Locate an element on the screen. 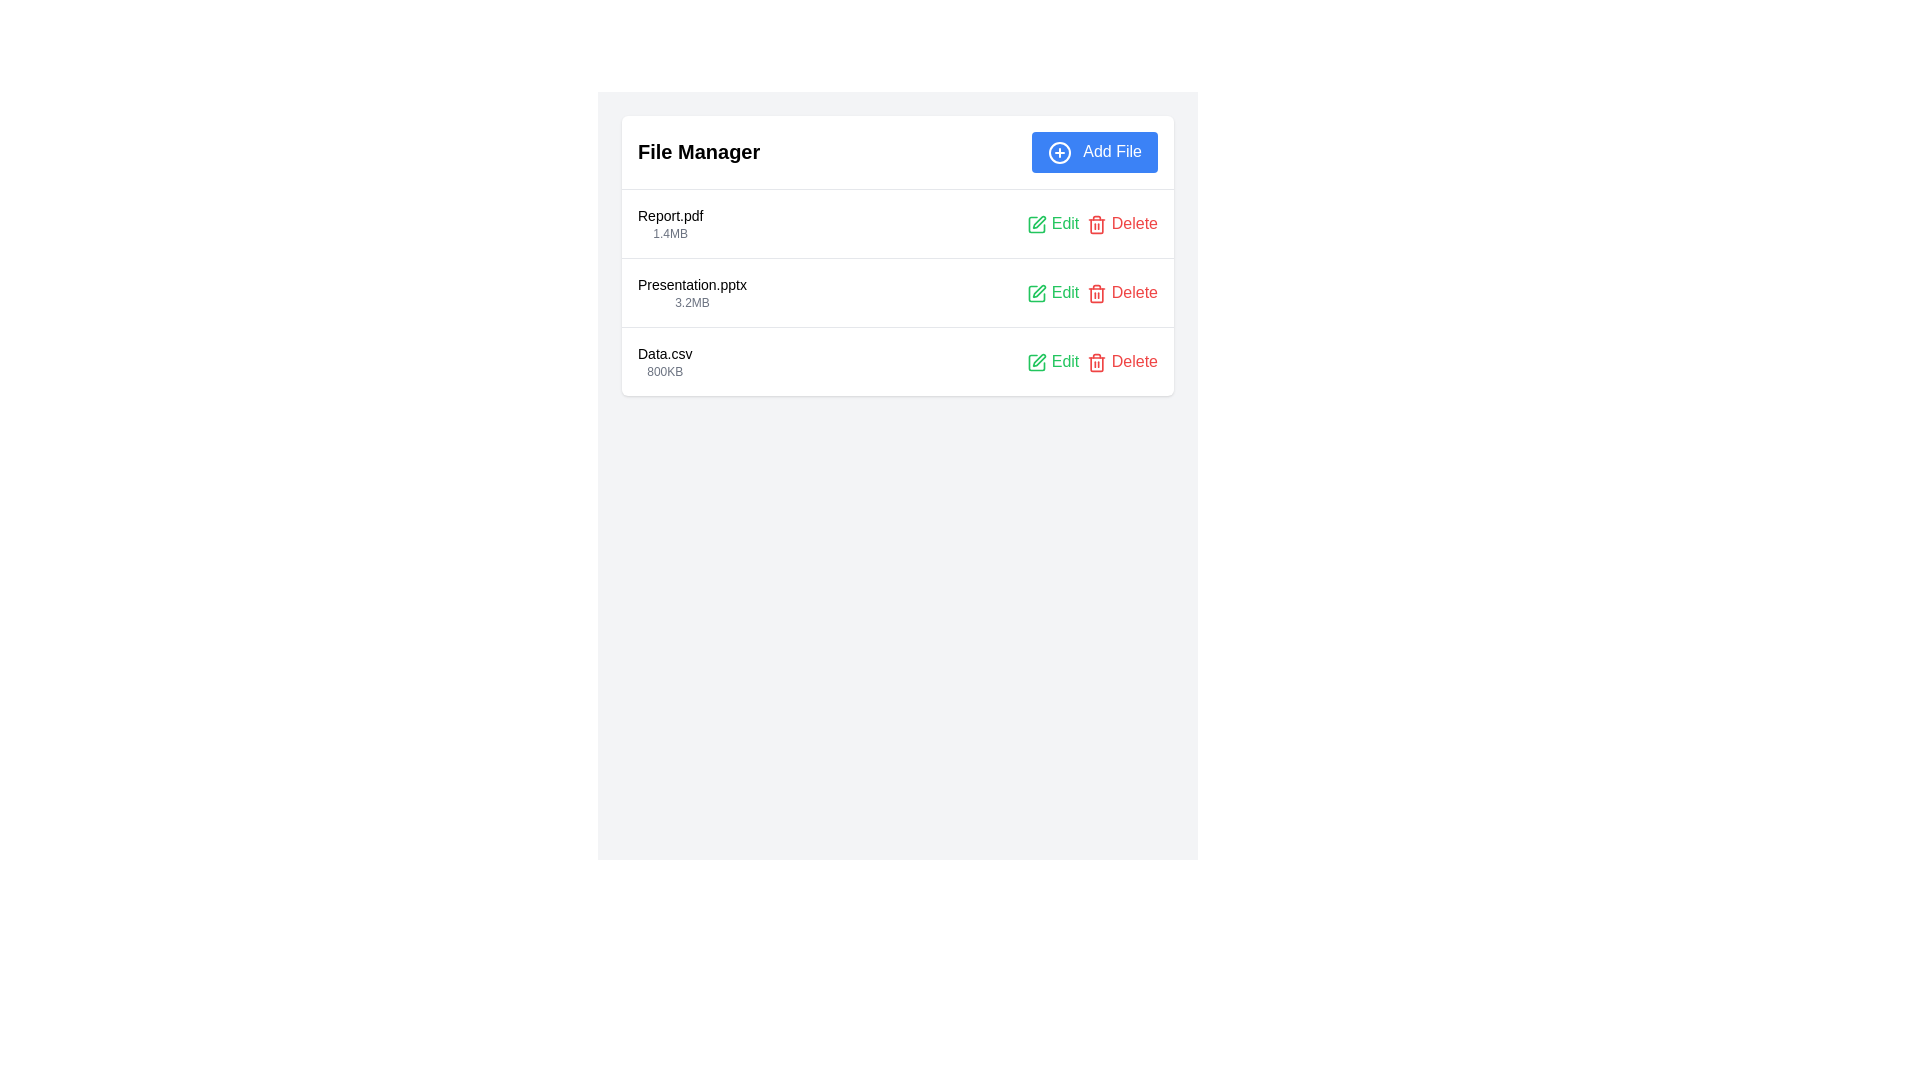  the outlined rectangular 'Edit' button with a pen symbol in green color, located to the left of the red 'Delete' button in the row labeled 'Report.pdf 1.4MB' is located at coordinates (1037, 224).